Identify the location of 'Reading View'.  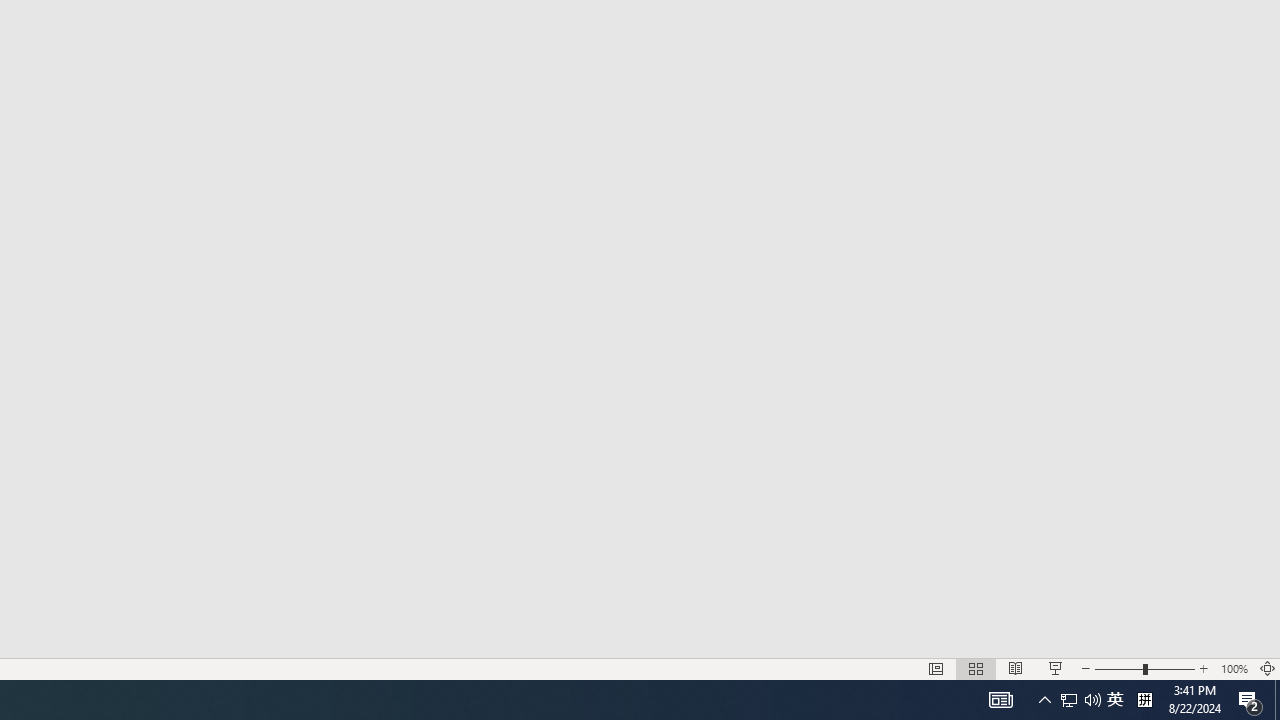
(1015, 669).